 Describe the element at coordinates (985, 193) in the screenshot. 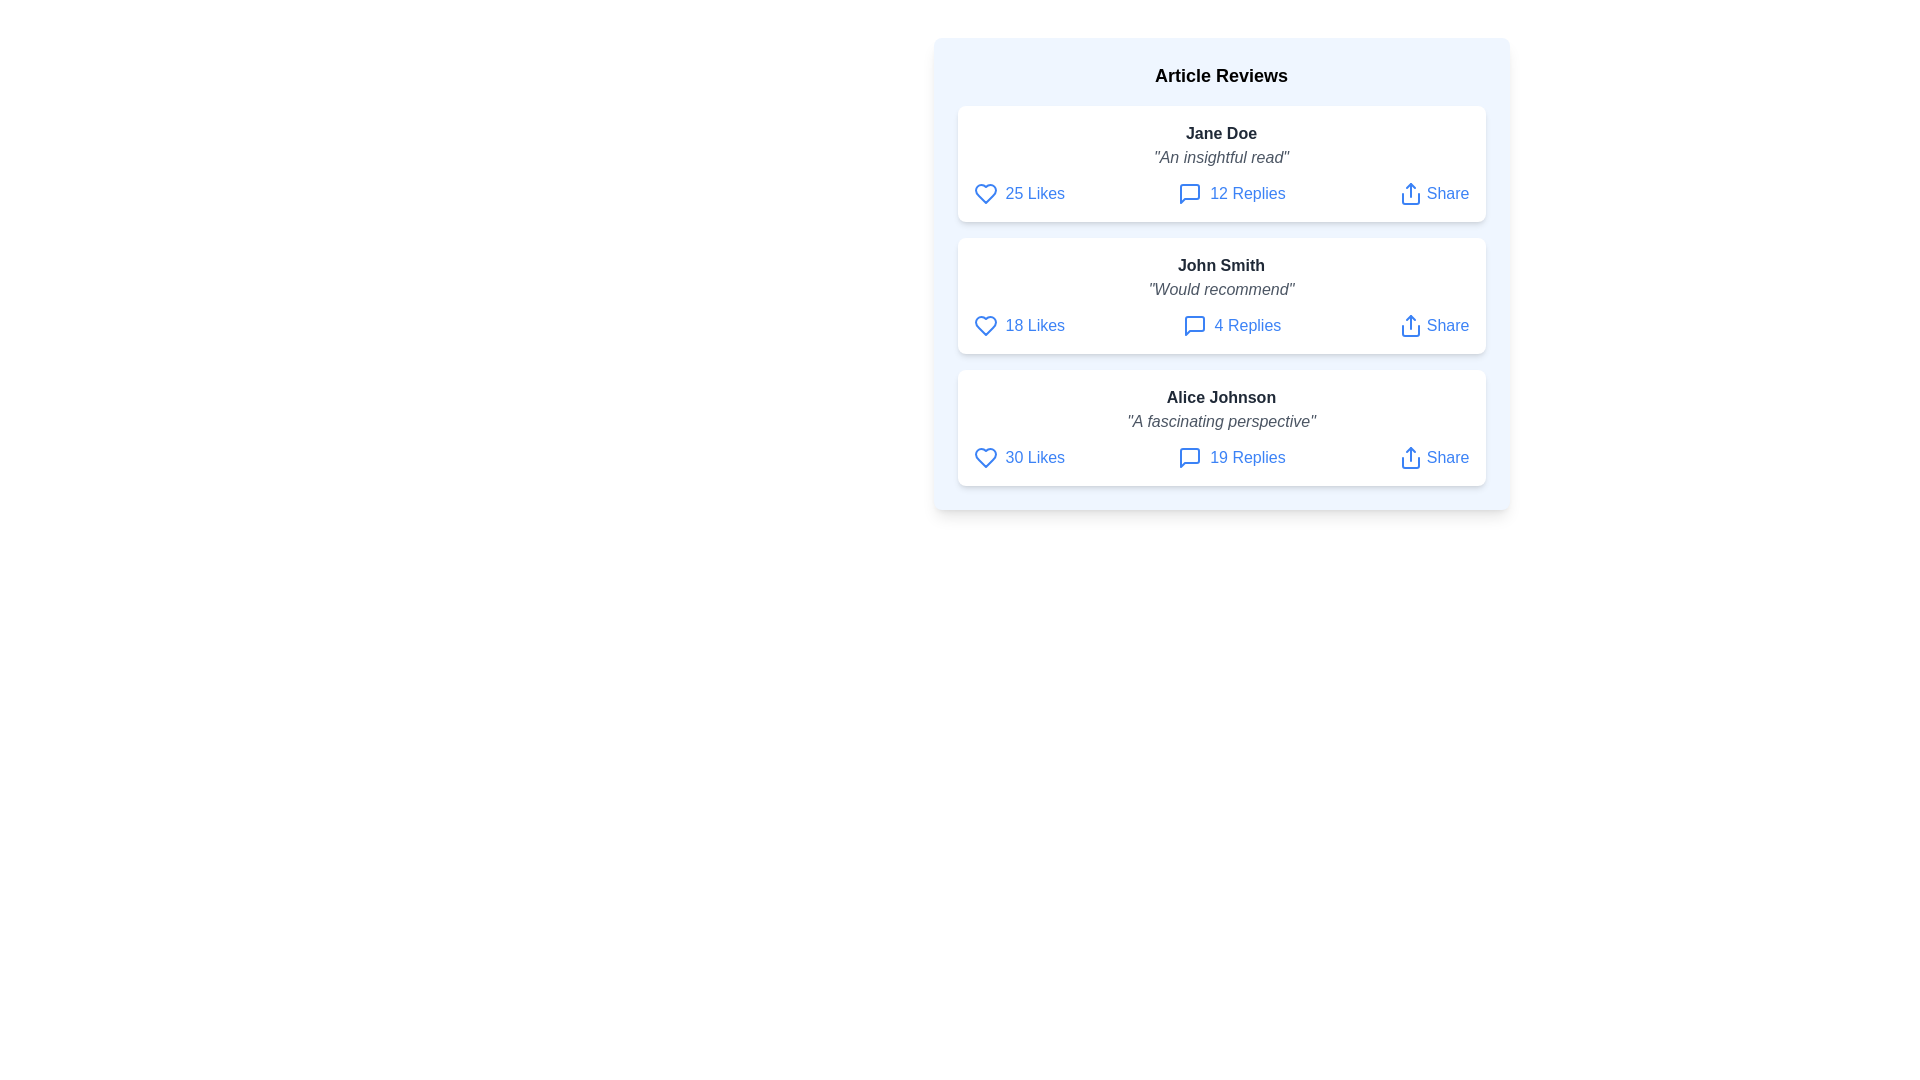

I see `like button for the review authored by Jane Doe` at that location.